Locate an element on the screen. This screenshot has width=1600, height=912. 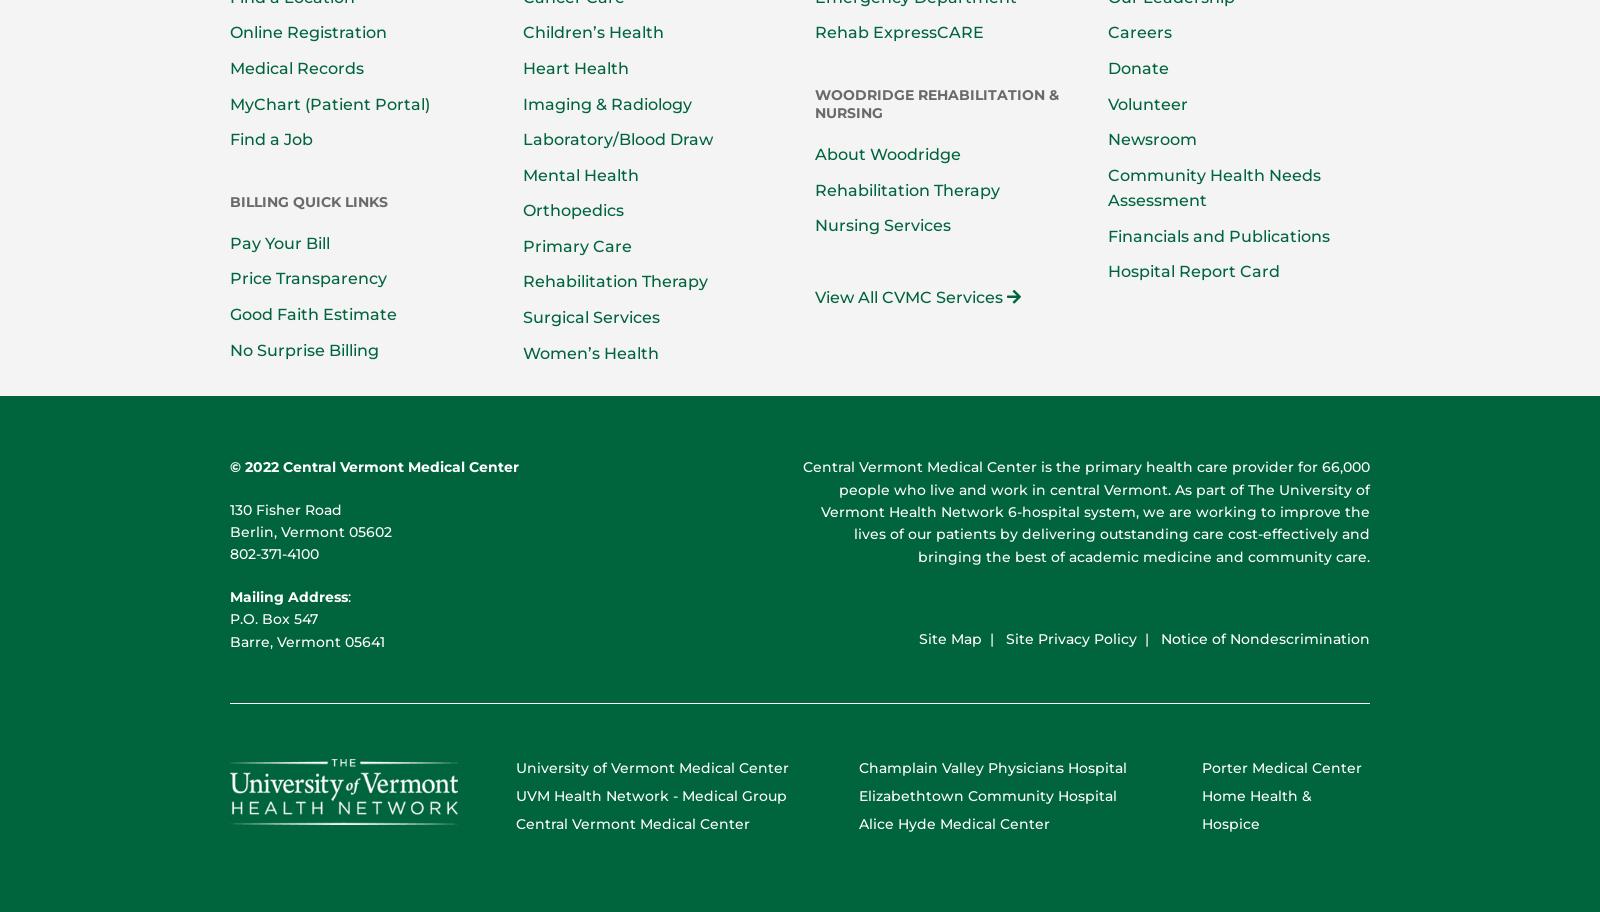
'Donate' is located at coordinates (1137, 66).